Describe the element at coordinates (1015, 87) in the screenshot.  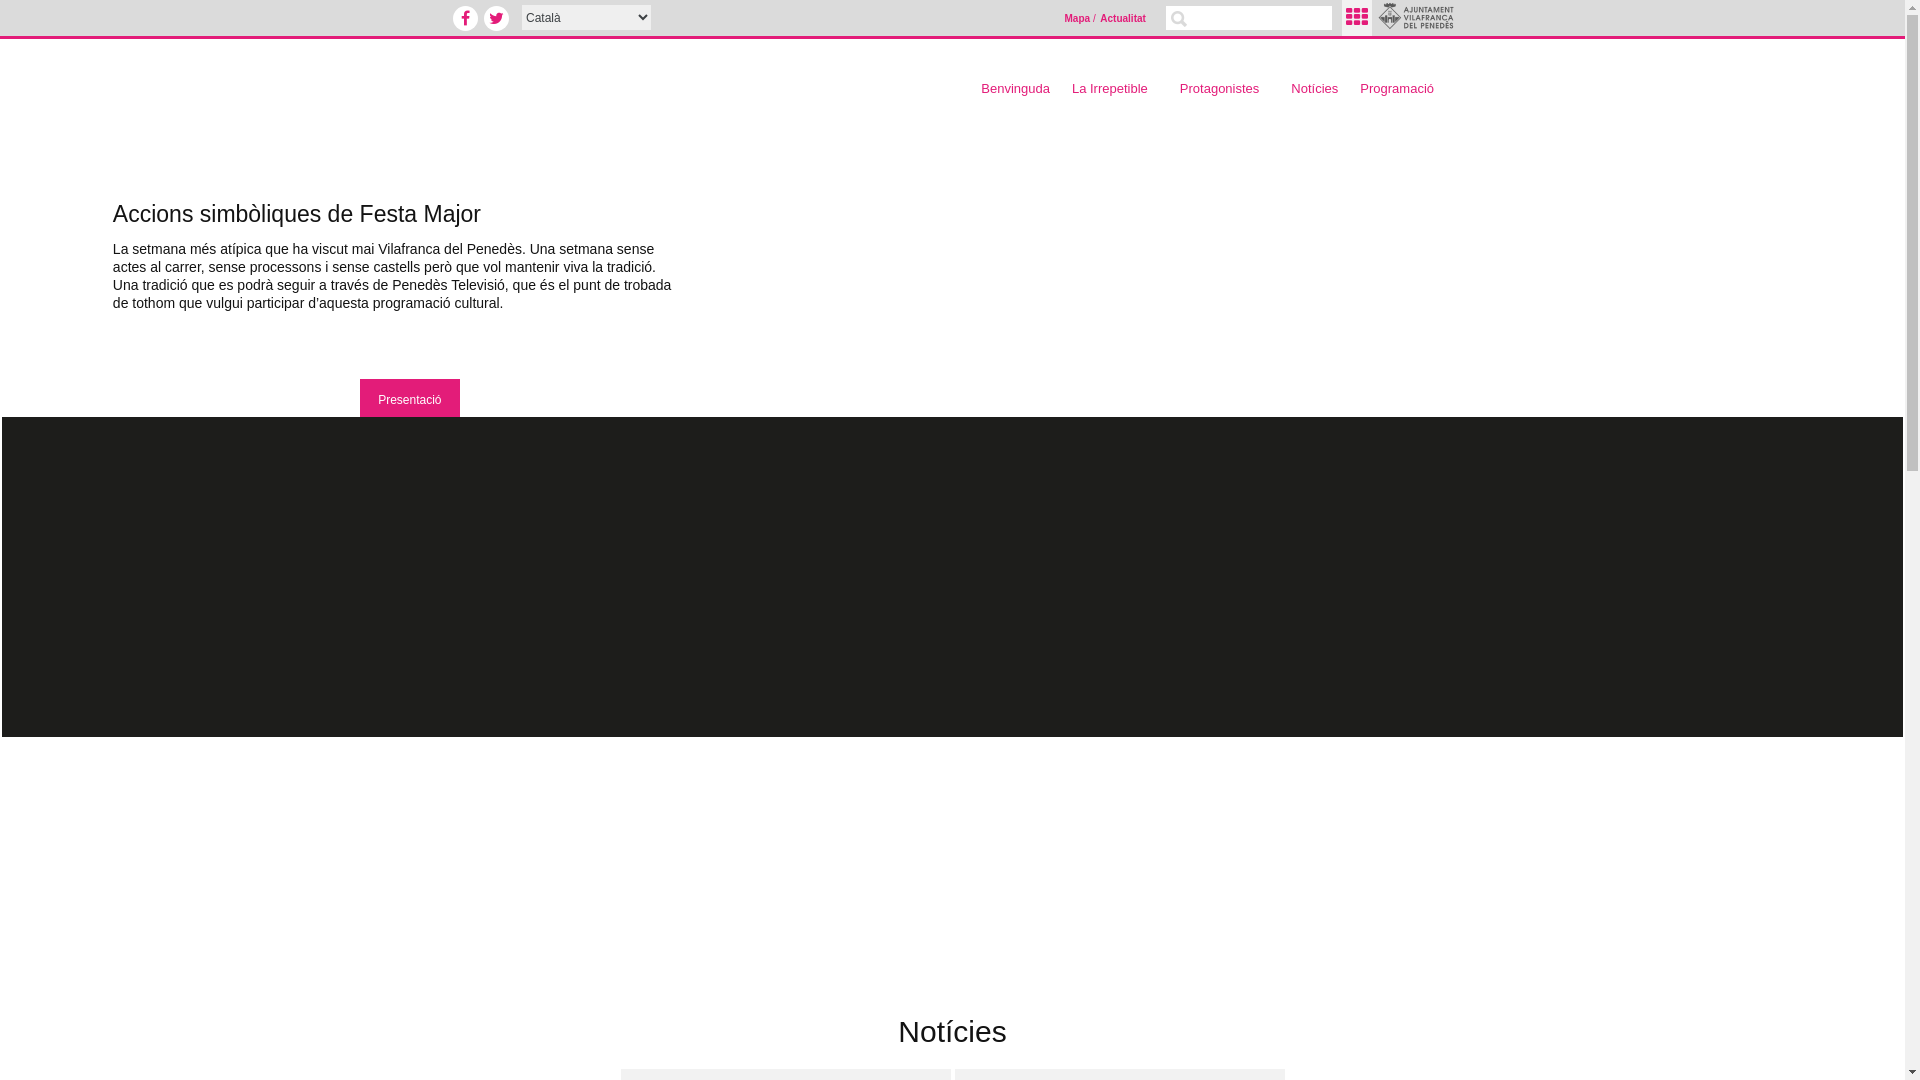
I see `'Benvinguda'` at that location.